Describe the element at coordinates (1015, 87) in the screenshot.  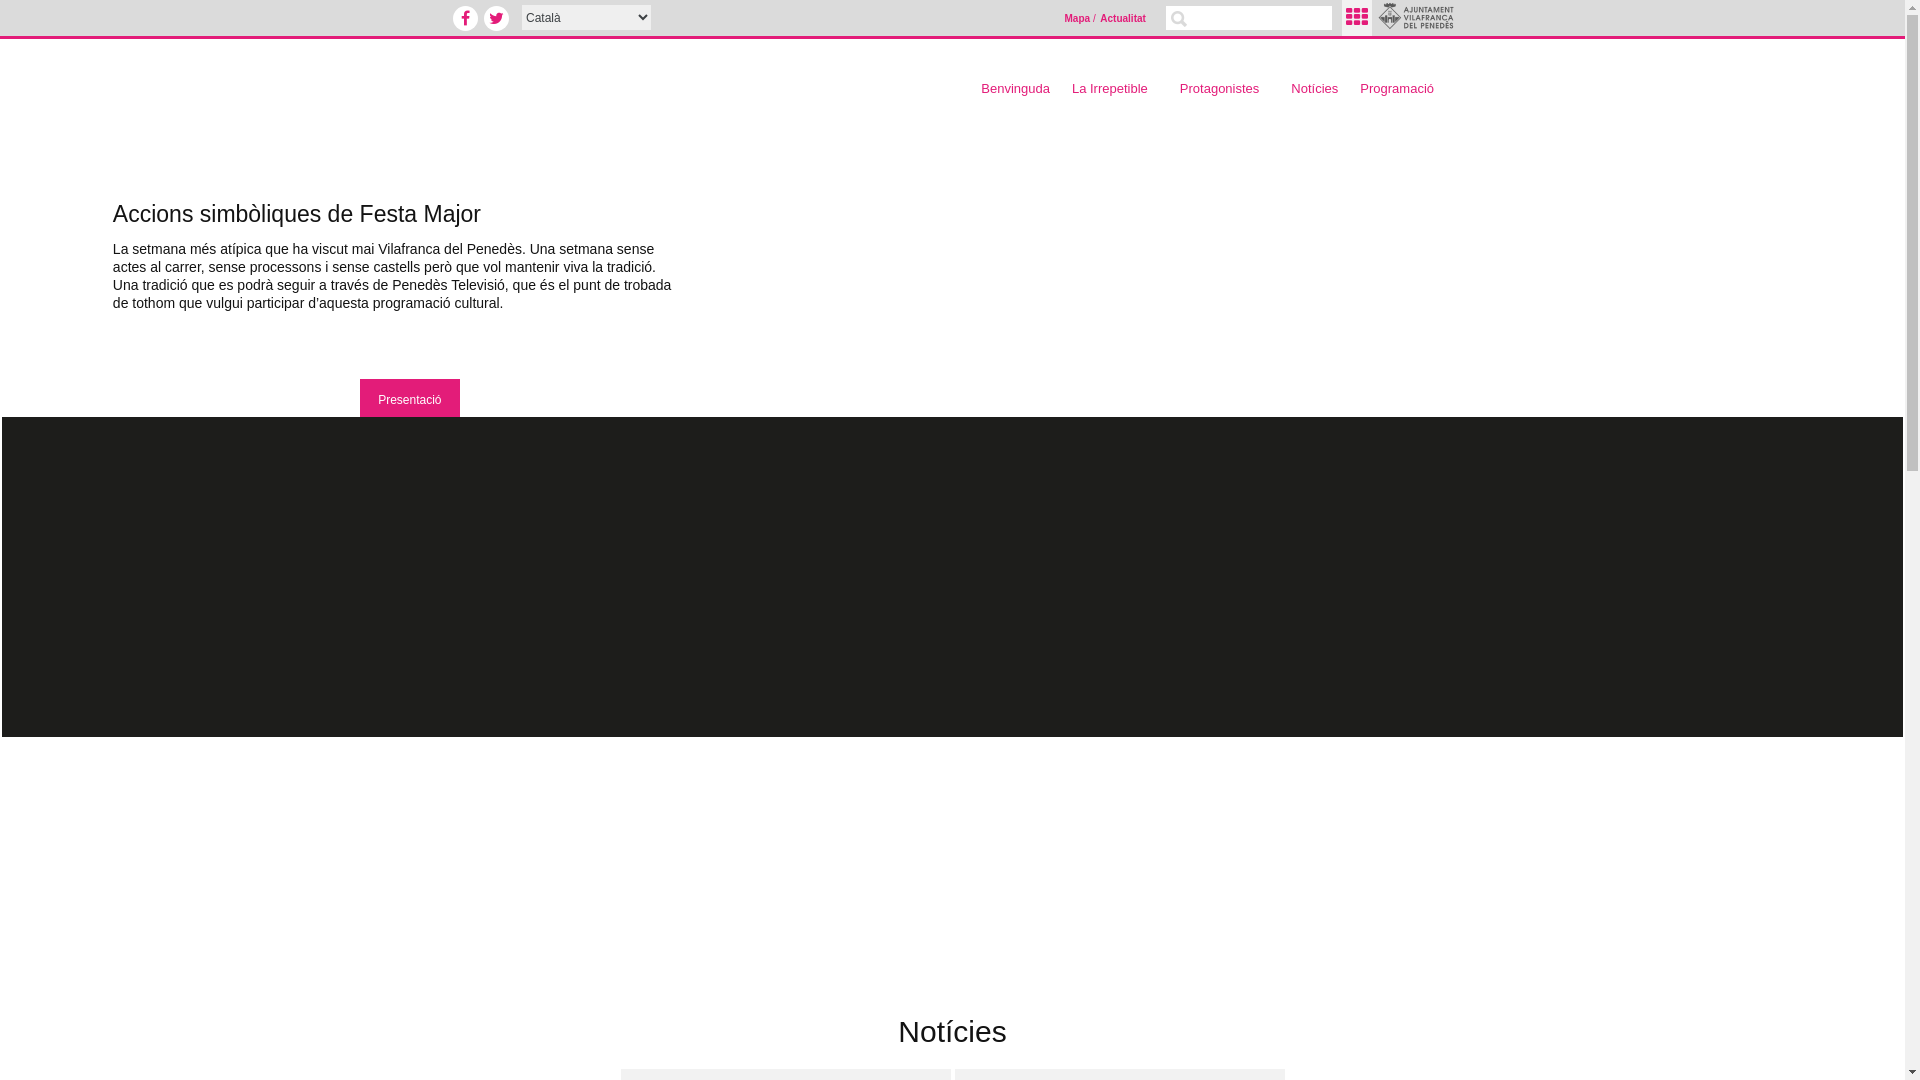
I see `'Benvinguda'` at that location.